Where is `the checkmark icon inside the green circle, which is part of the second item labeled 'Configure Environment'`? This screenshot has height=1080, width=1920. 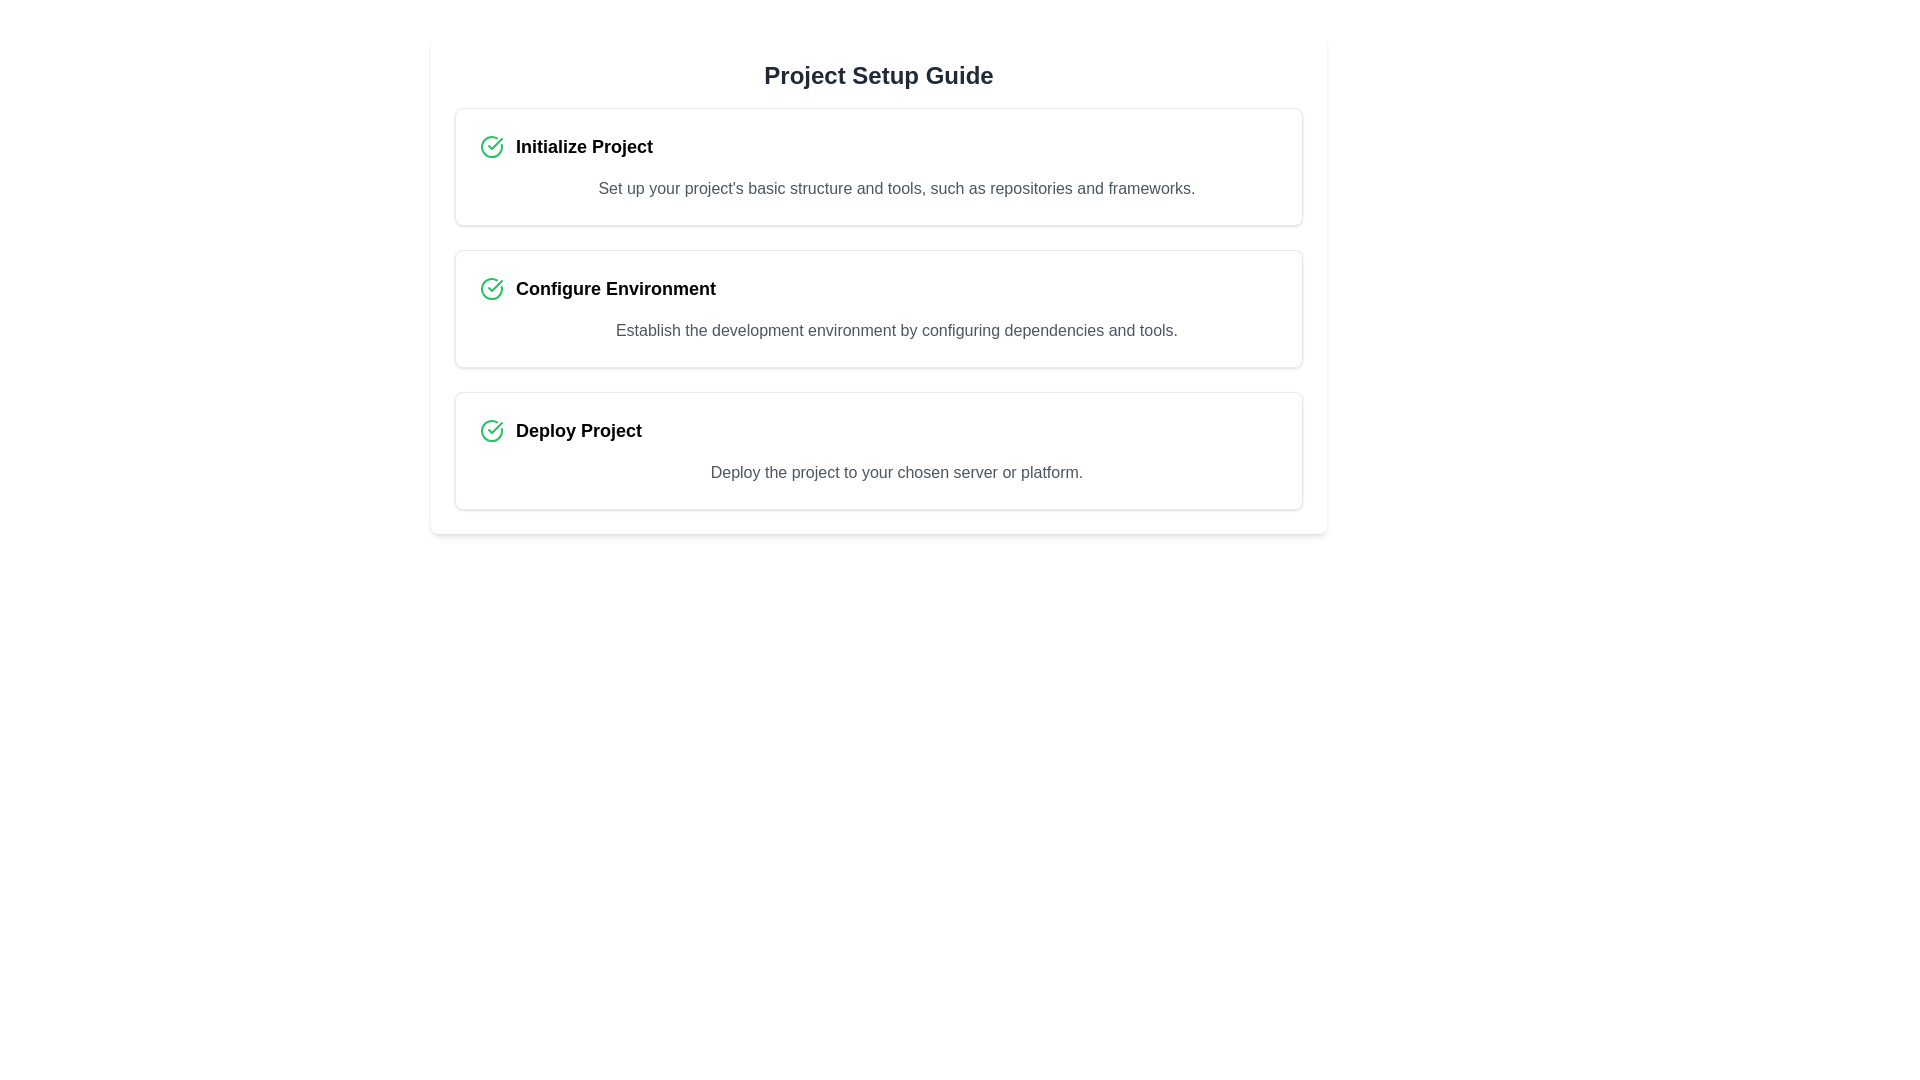
the checkmark icon inside the green circle, which is part of the second item labeled 'Configure Environment' is located at coordinates (495, 285).